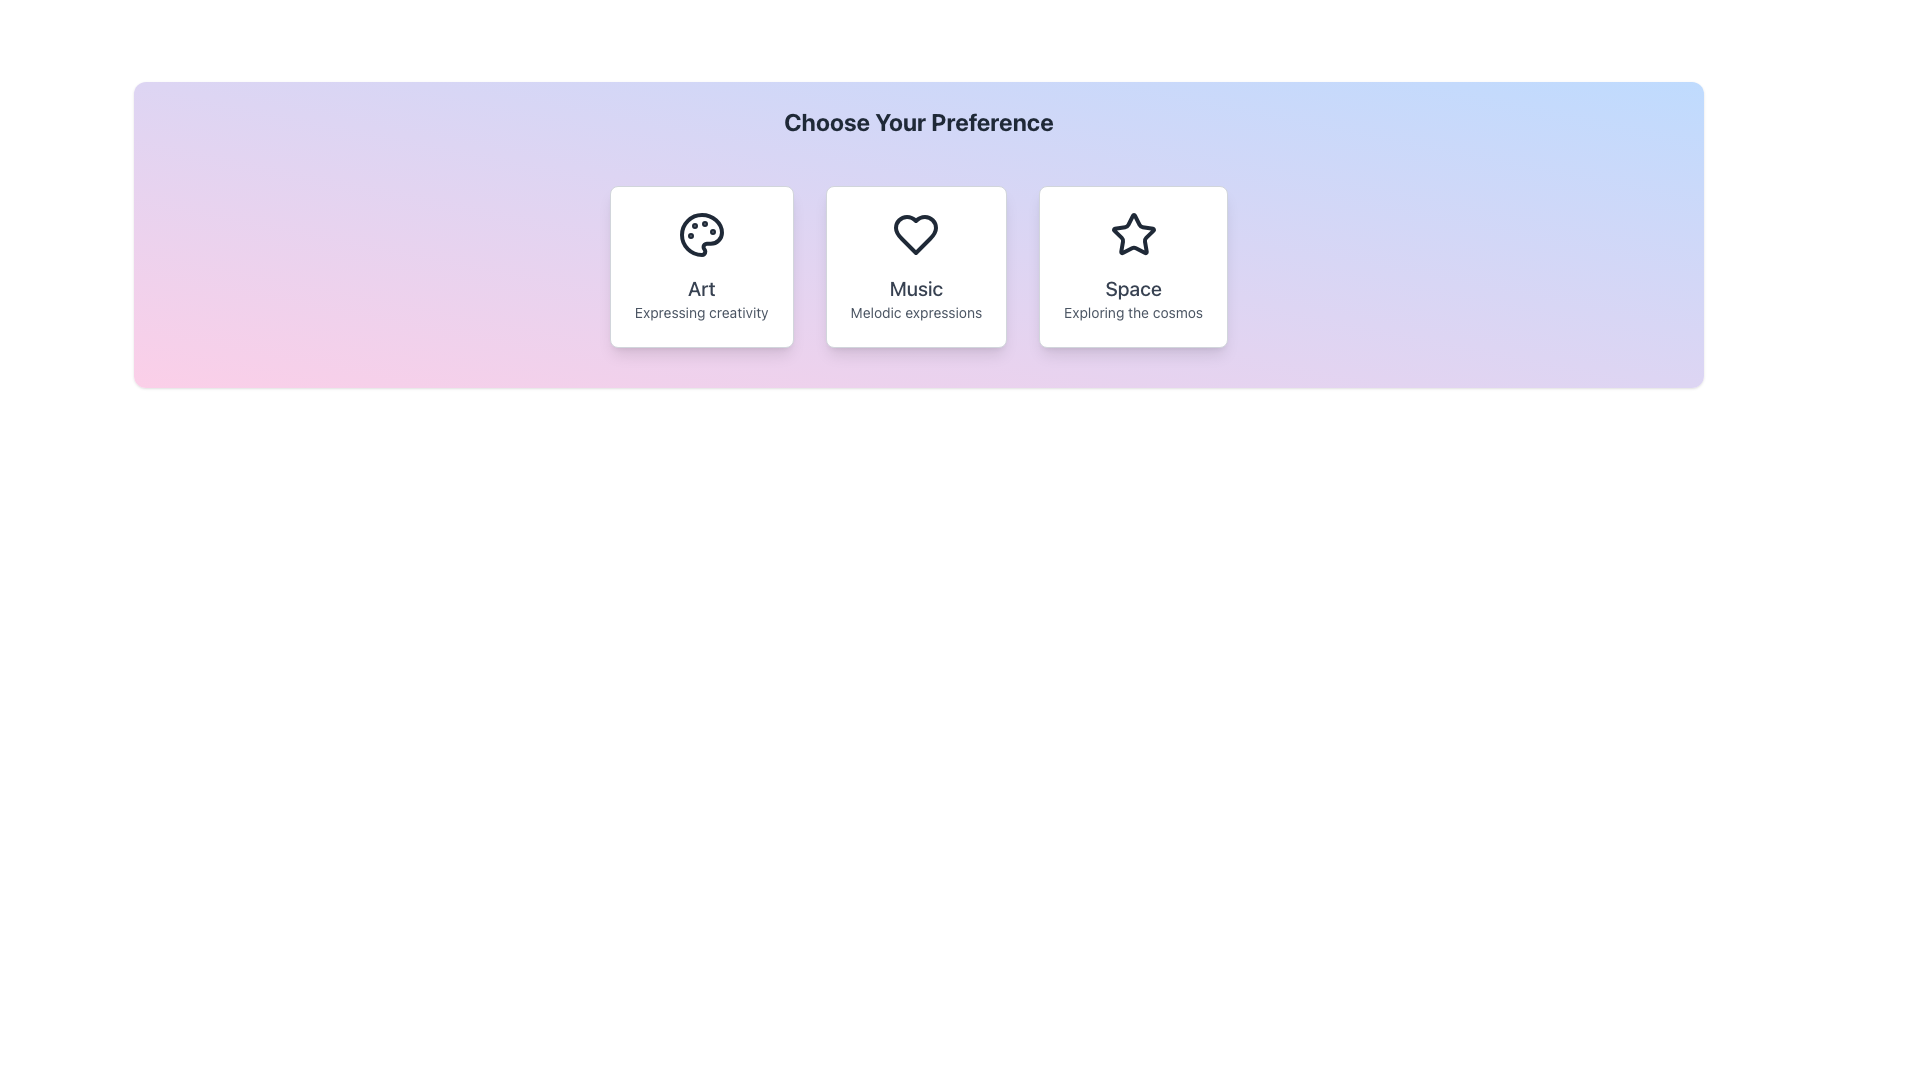 The height and width of the screenshot is (1080, 1920). Describe the element at coordinates (1133, 234) in the screenshot. I see `the star-shaped icon in the rightmost card, which features the title 'Space' and the description 'Exploring the cosmos'` at that location.